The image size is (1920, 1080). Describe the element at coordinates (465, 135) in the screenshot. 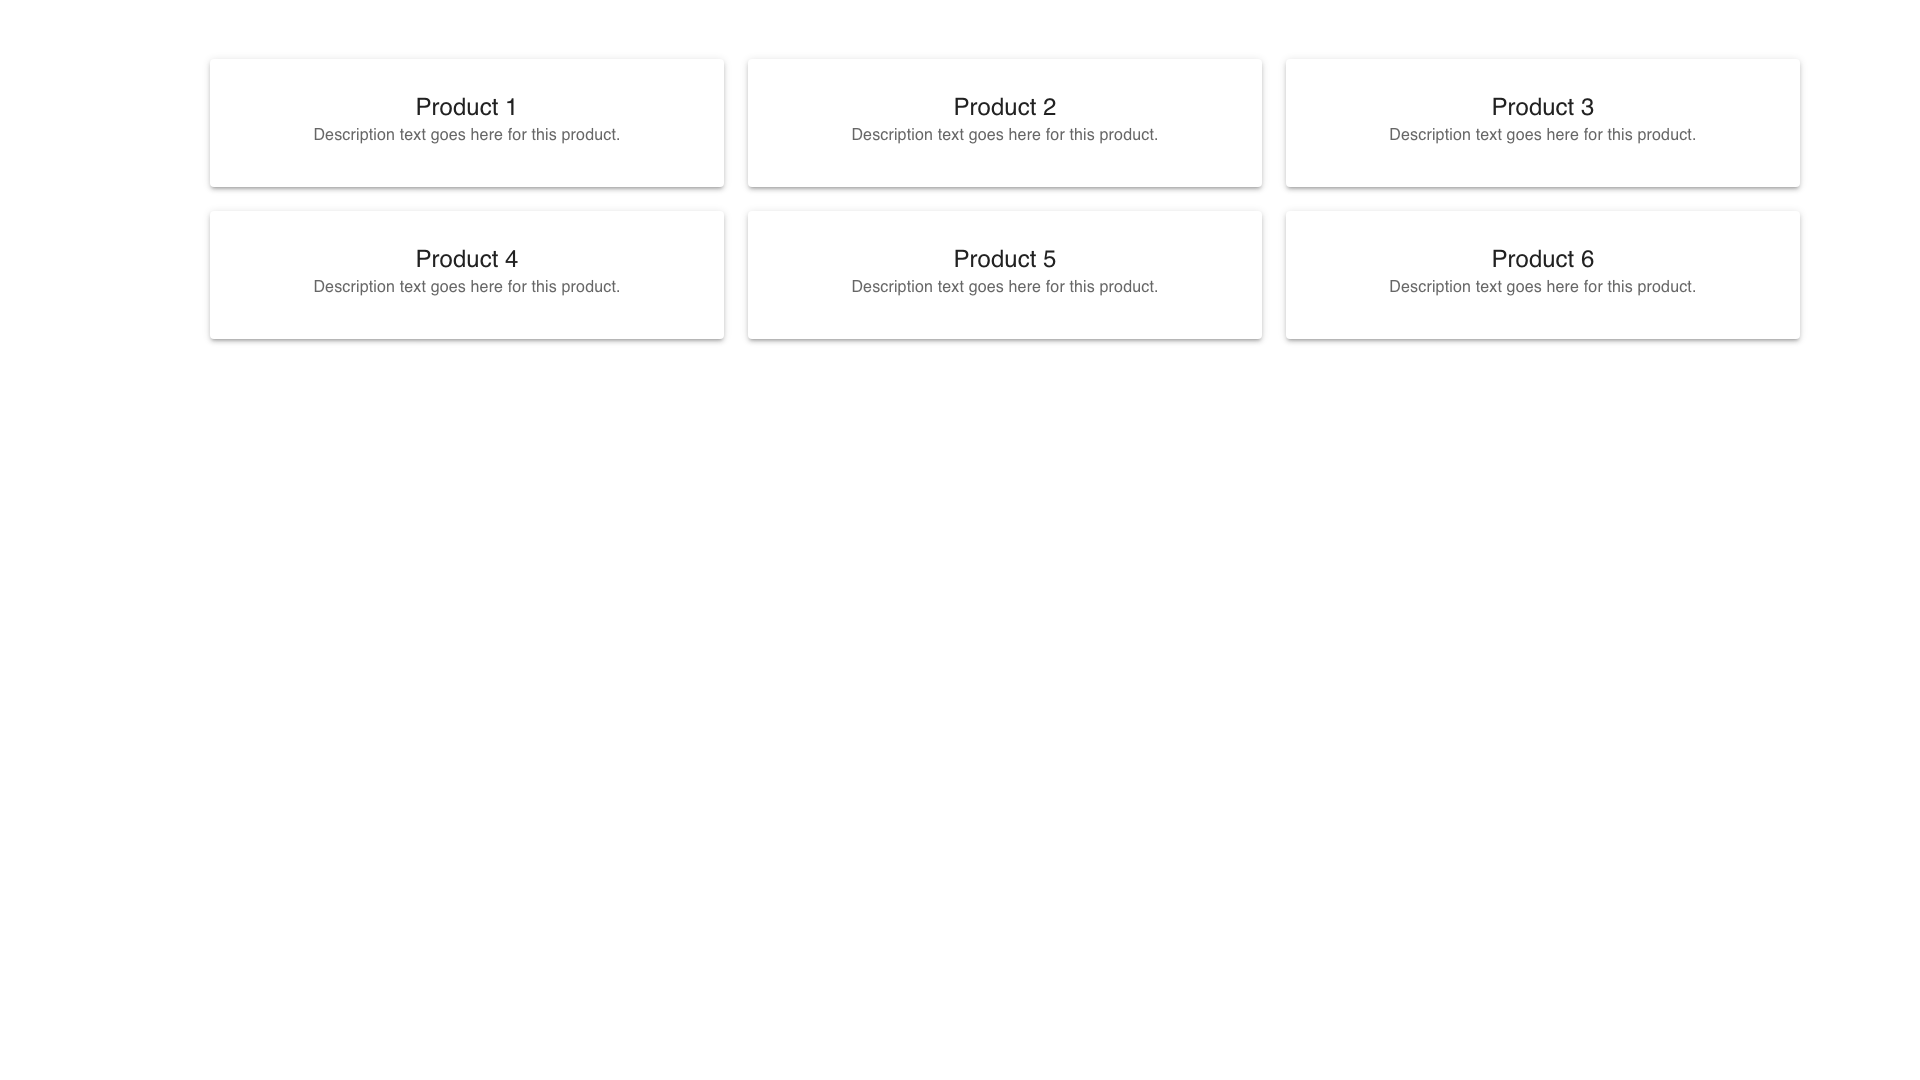

I see `the Text Label displaying 'Description text goes here for this product.' located beneath the title 'Product 1'` at that location.